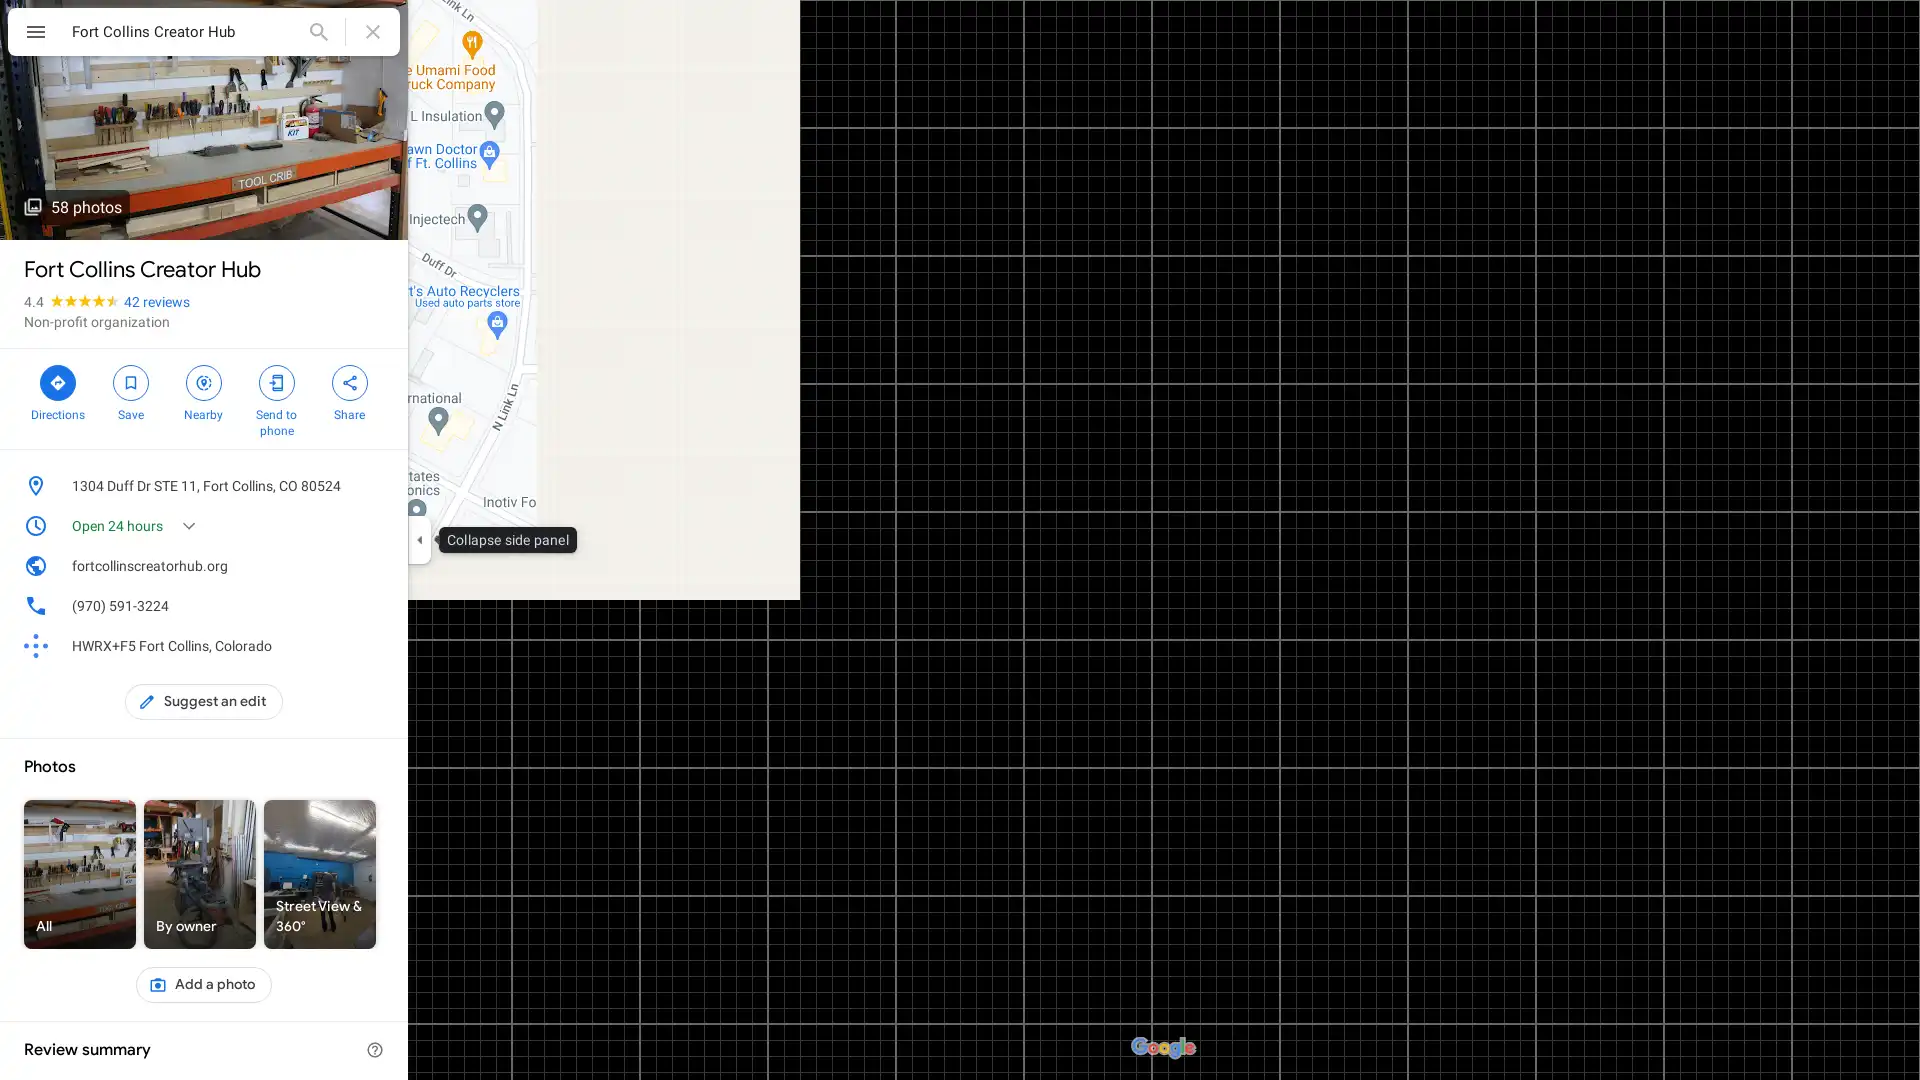 The image size is (1920, 1080). I want to click on Learn more about plus codes, so click(374, 645).